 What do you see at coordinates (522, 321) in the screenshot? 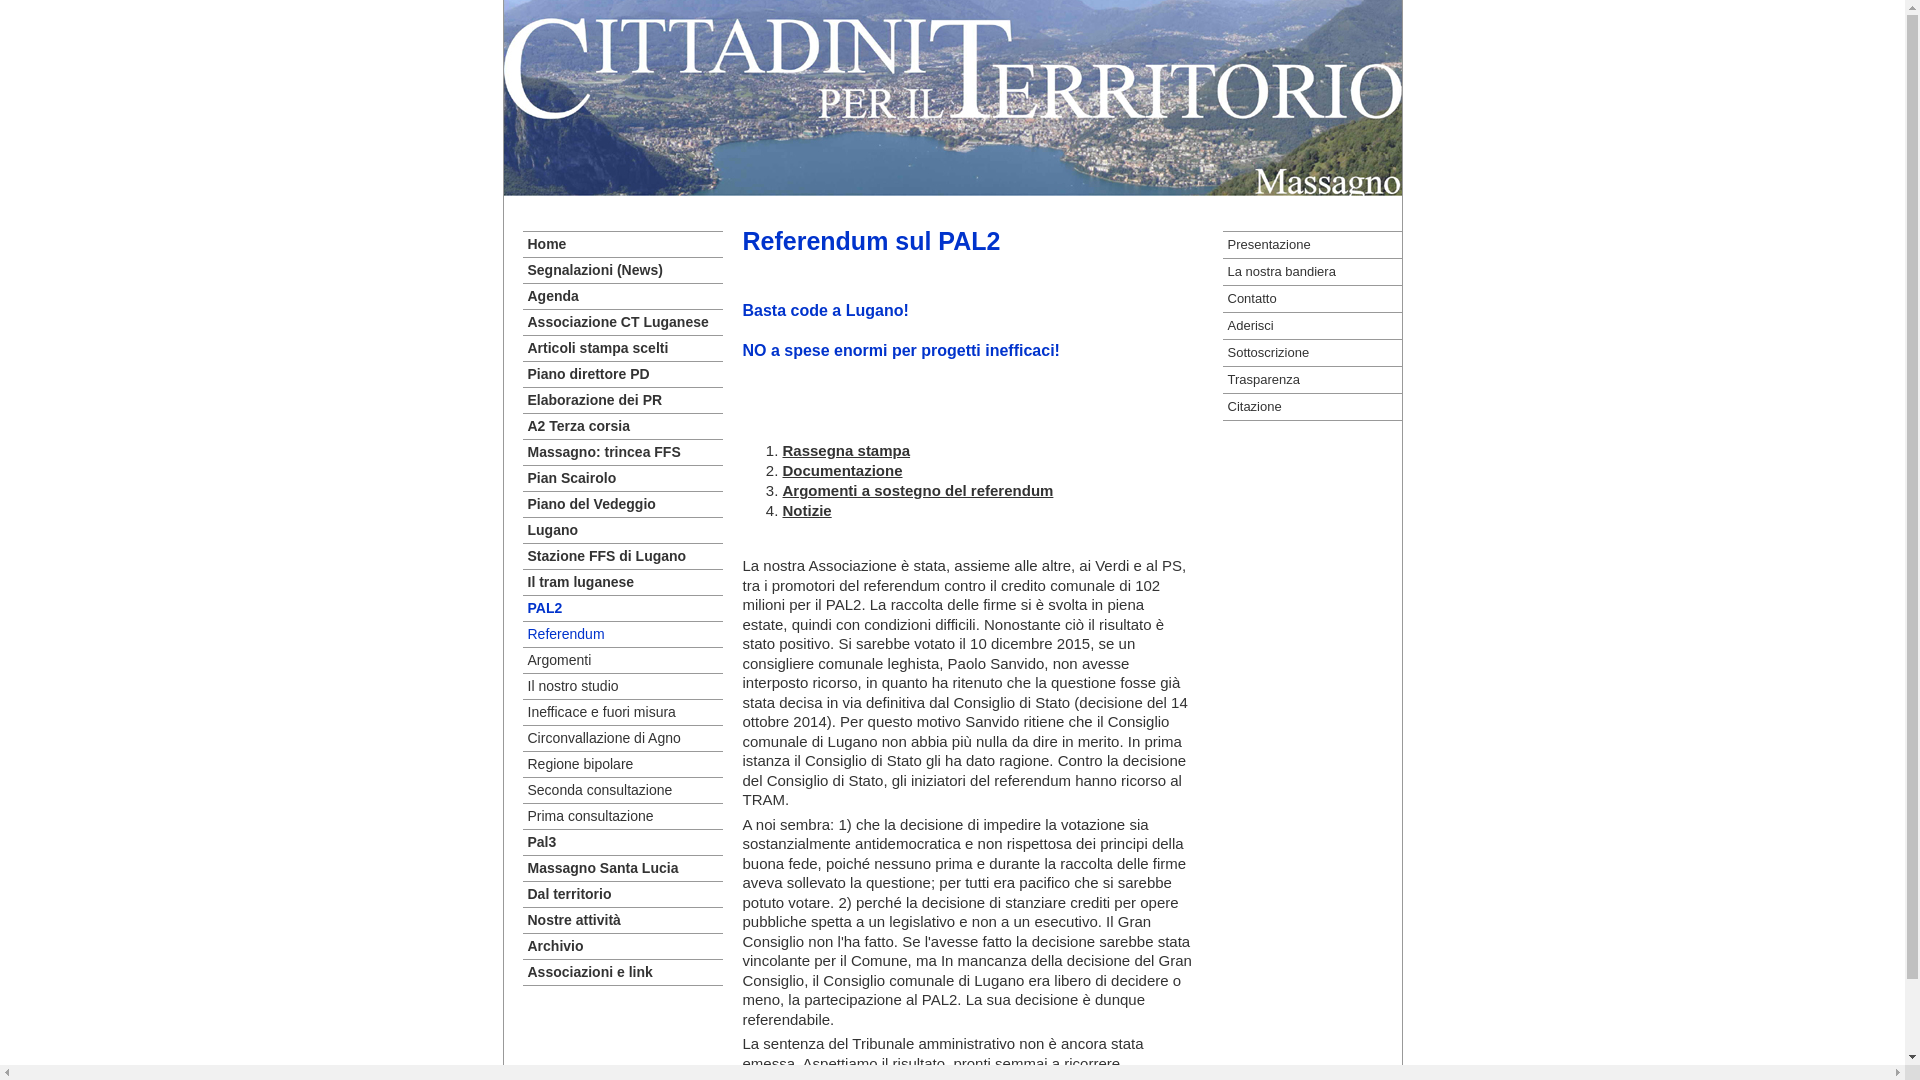
I see `'Associazione CT Luganese'` at bounding box center [522, 321].